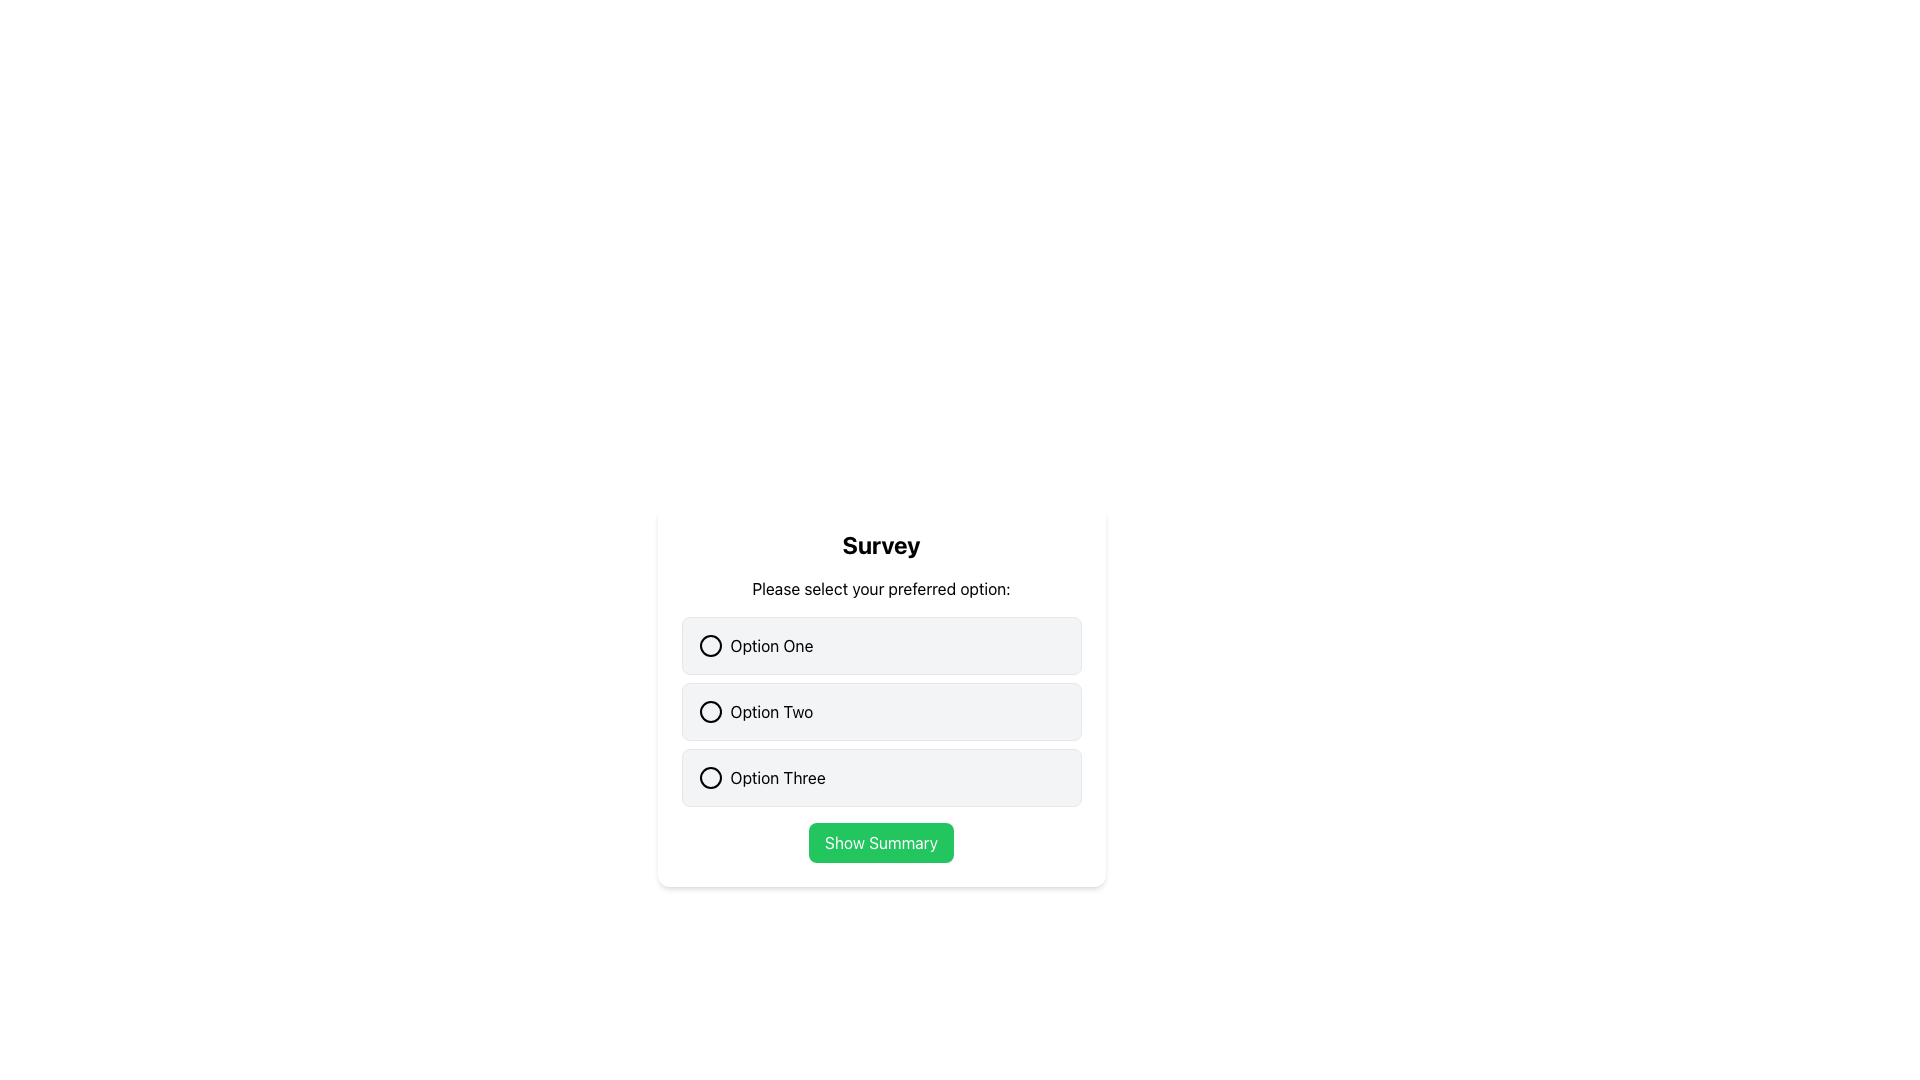 The width and height of the screenshot is (1920, 1080). What do you see at coordinates (710, 645) in the screenshot?
I see `the unfilled radio button for 'Option One' in the survey interface` at bounding box center [710, 645].